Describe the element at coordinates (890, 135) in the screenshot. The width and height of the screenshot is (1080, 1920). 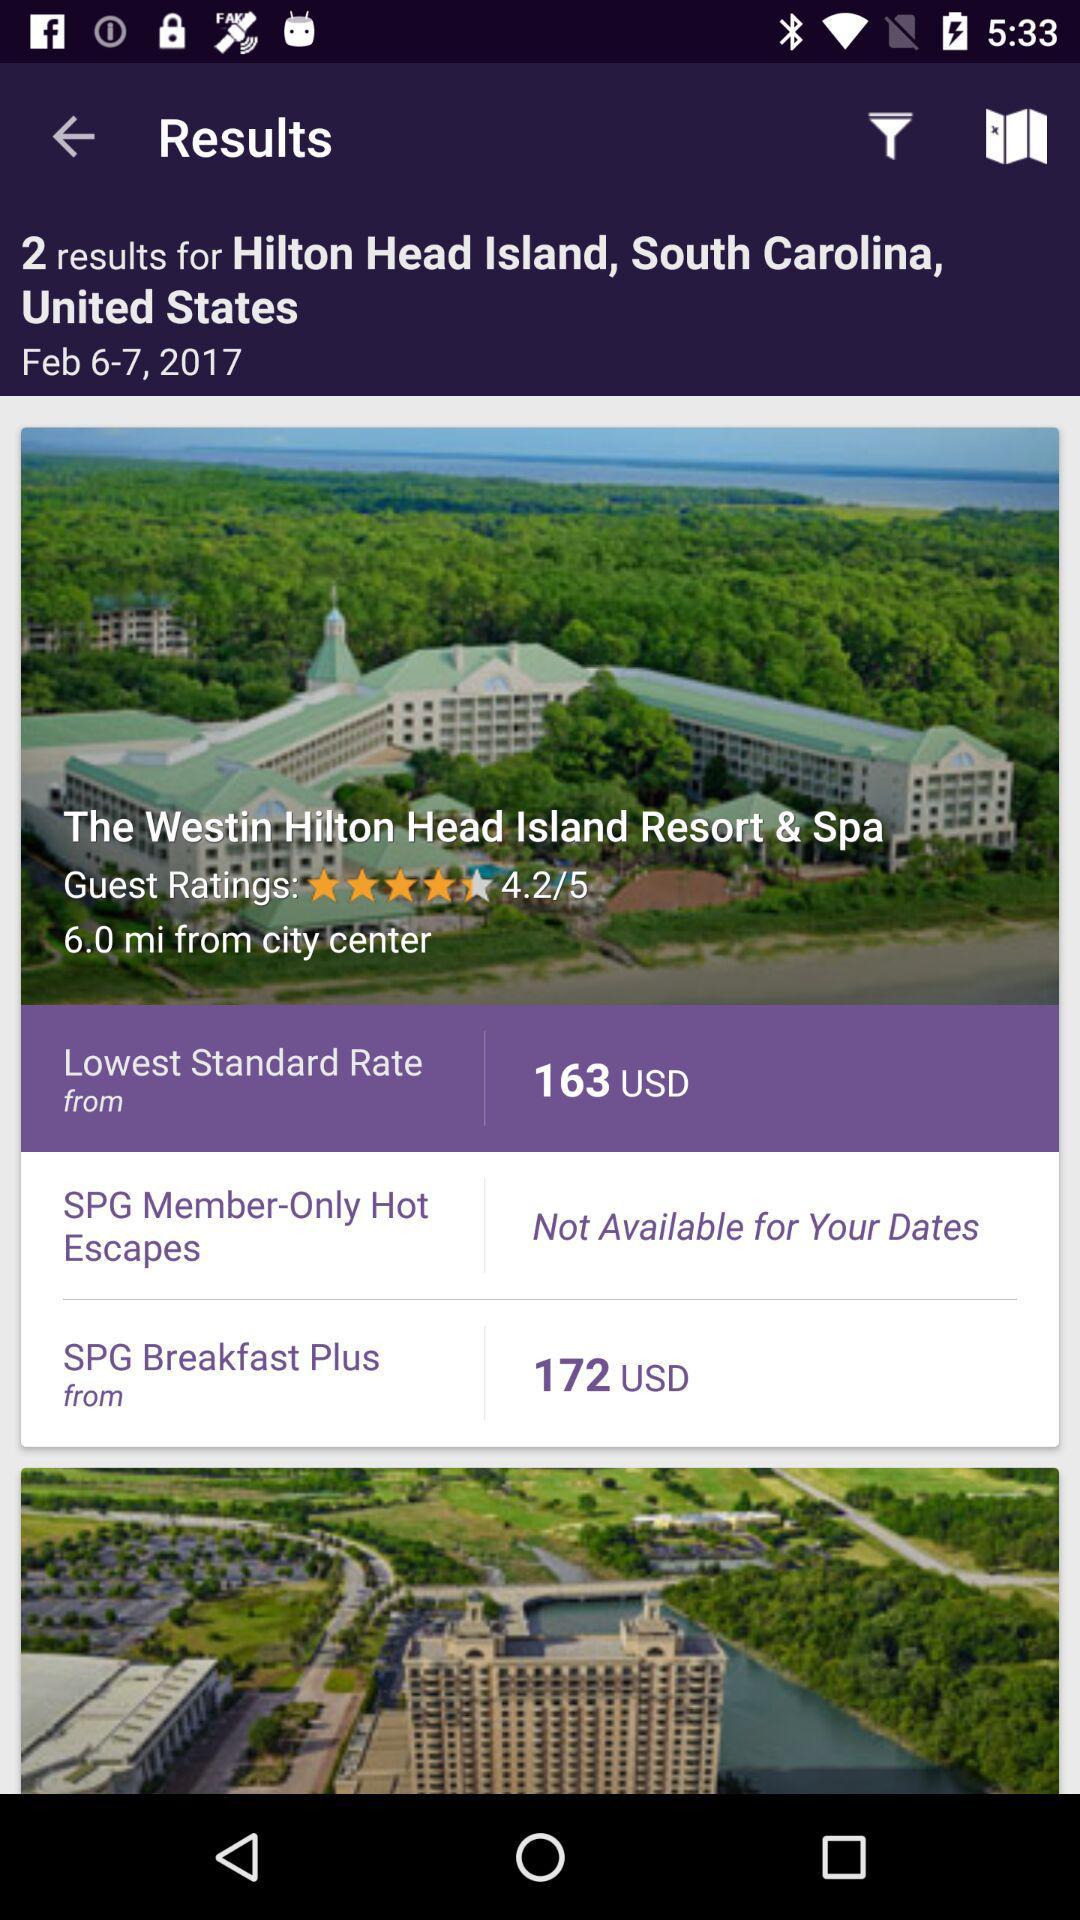
I see `the app to the right of the results item` at that location.